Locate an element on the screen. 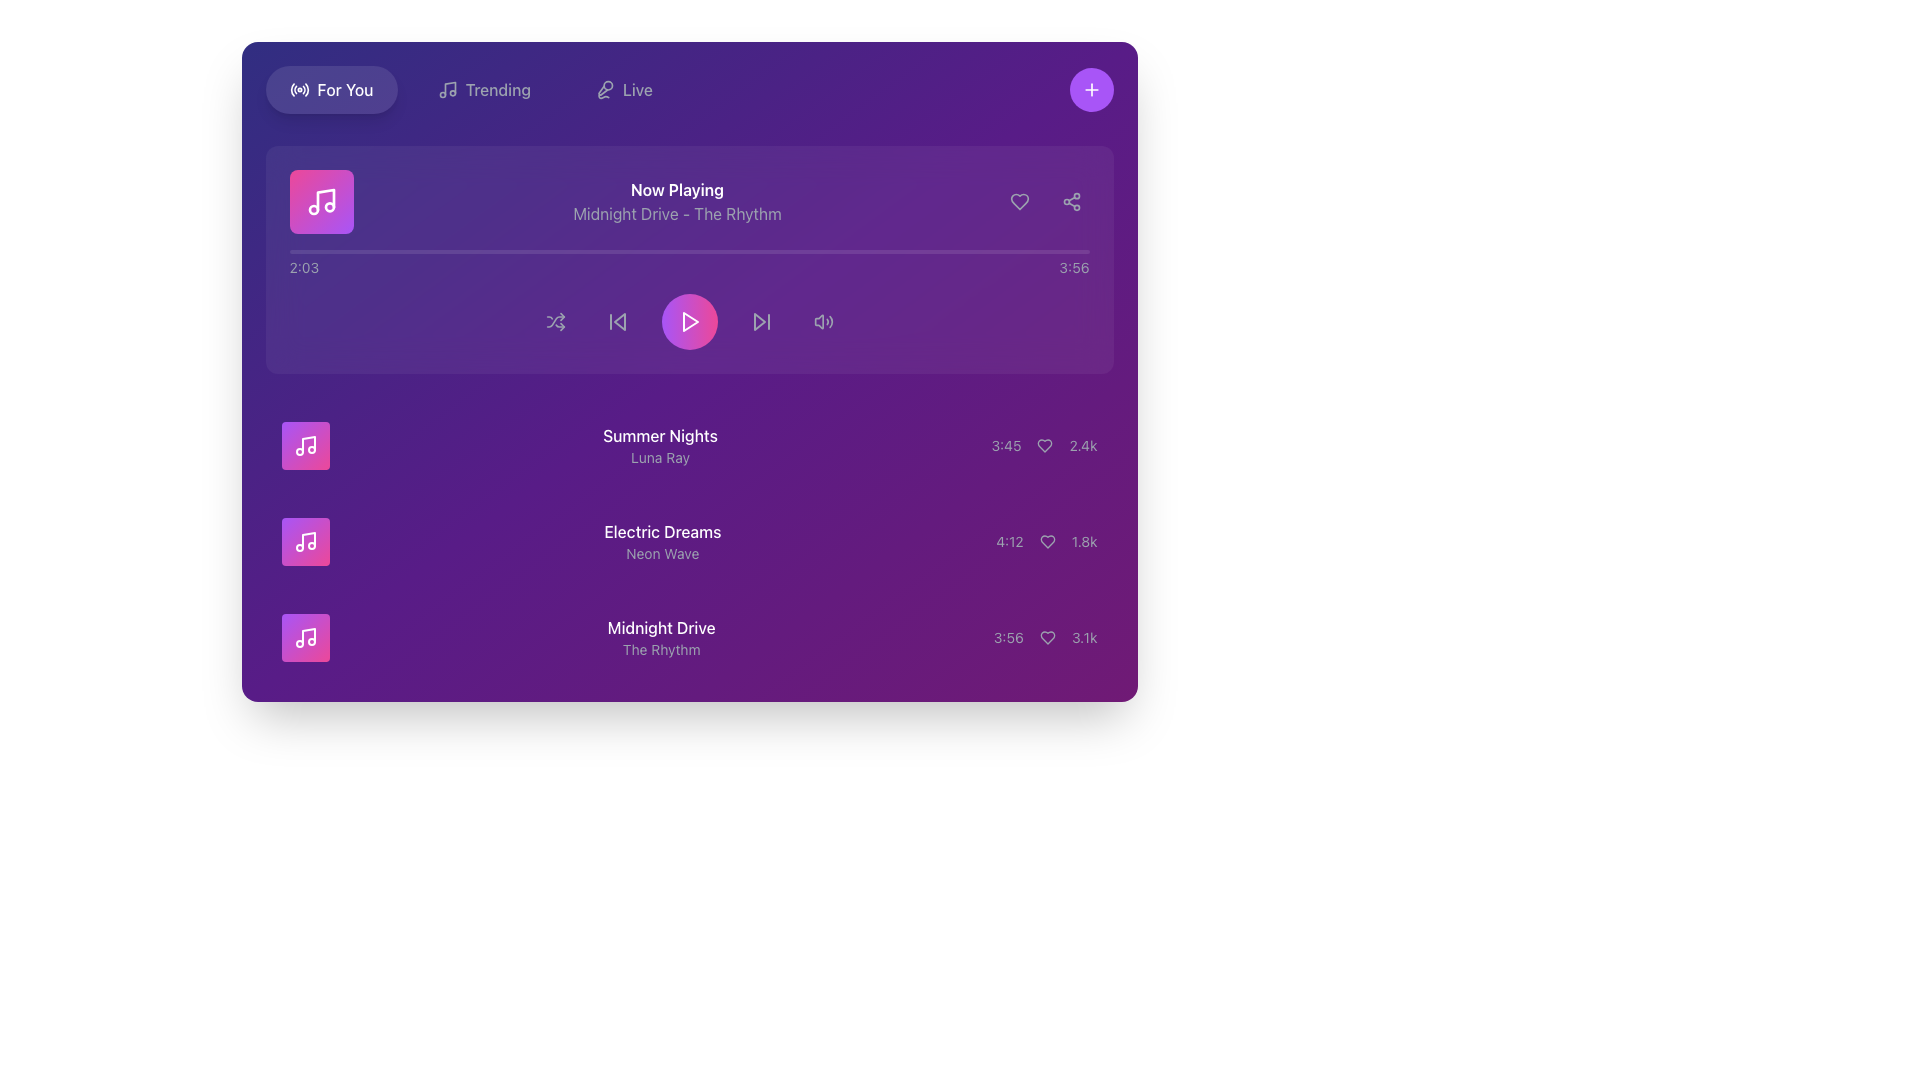  the skip button located to the right of the circular play button in the media playback controls is located at coordinates (760, 320).